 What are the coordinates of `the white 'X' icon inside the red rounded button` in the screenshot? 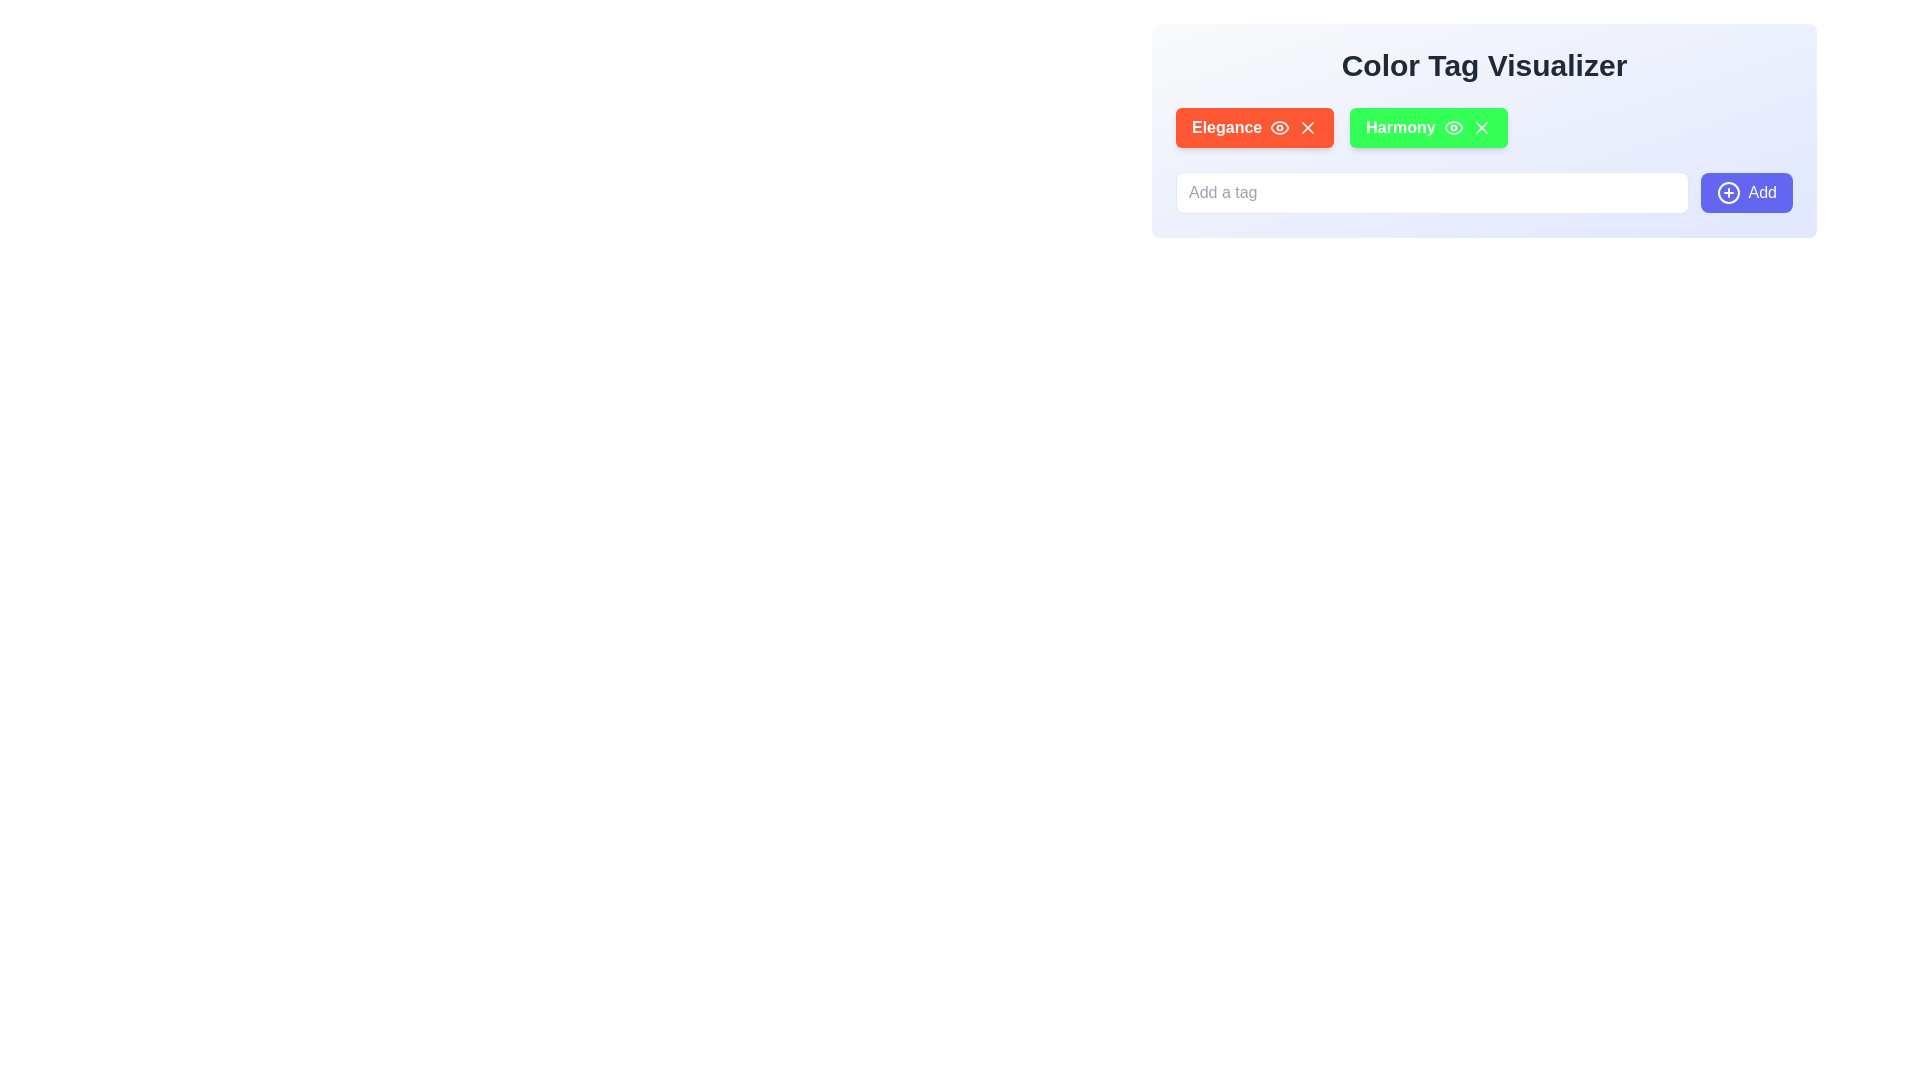 It's located at (1308, 127).